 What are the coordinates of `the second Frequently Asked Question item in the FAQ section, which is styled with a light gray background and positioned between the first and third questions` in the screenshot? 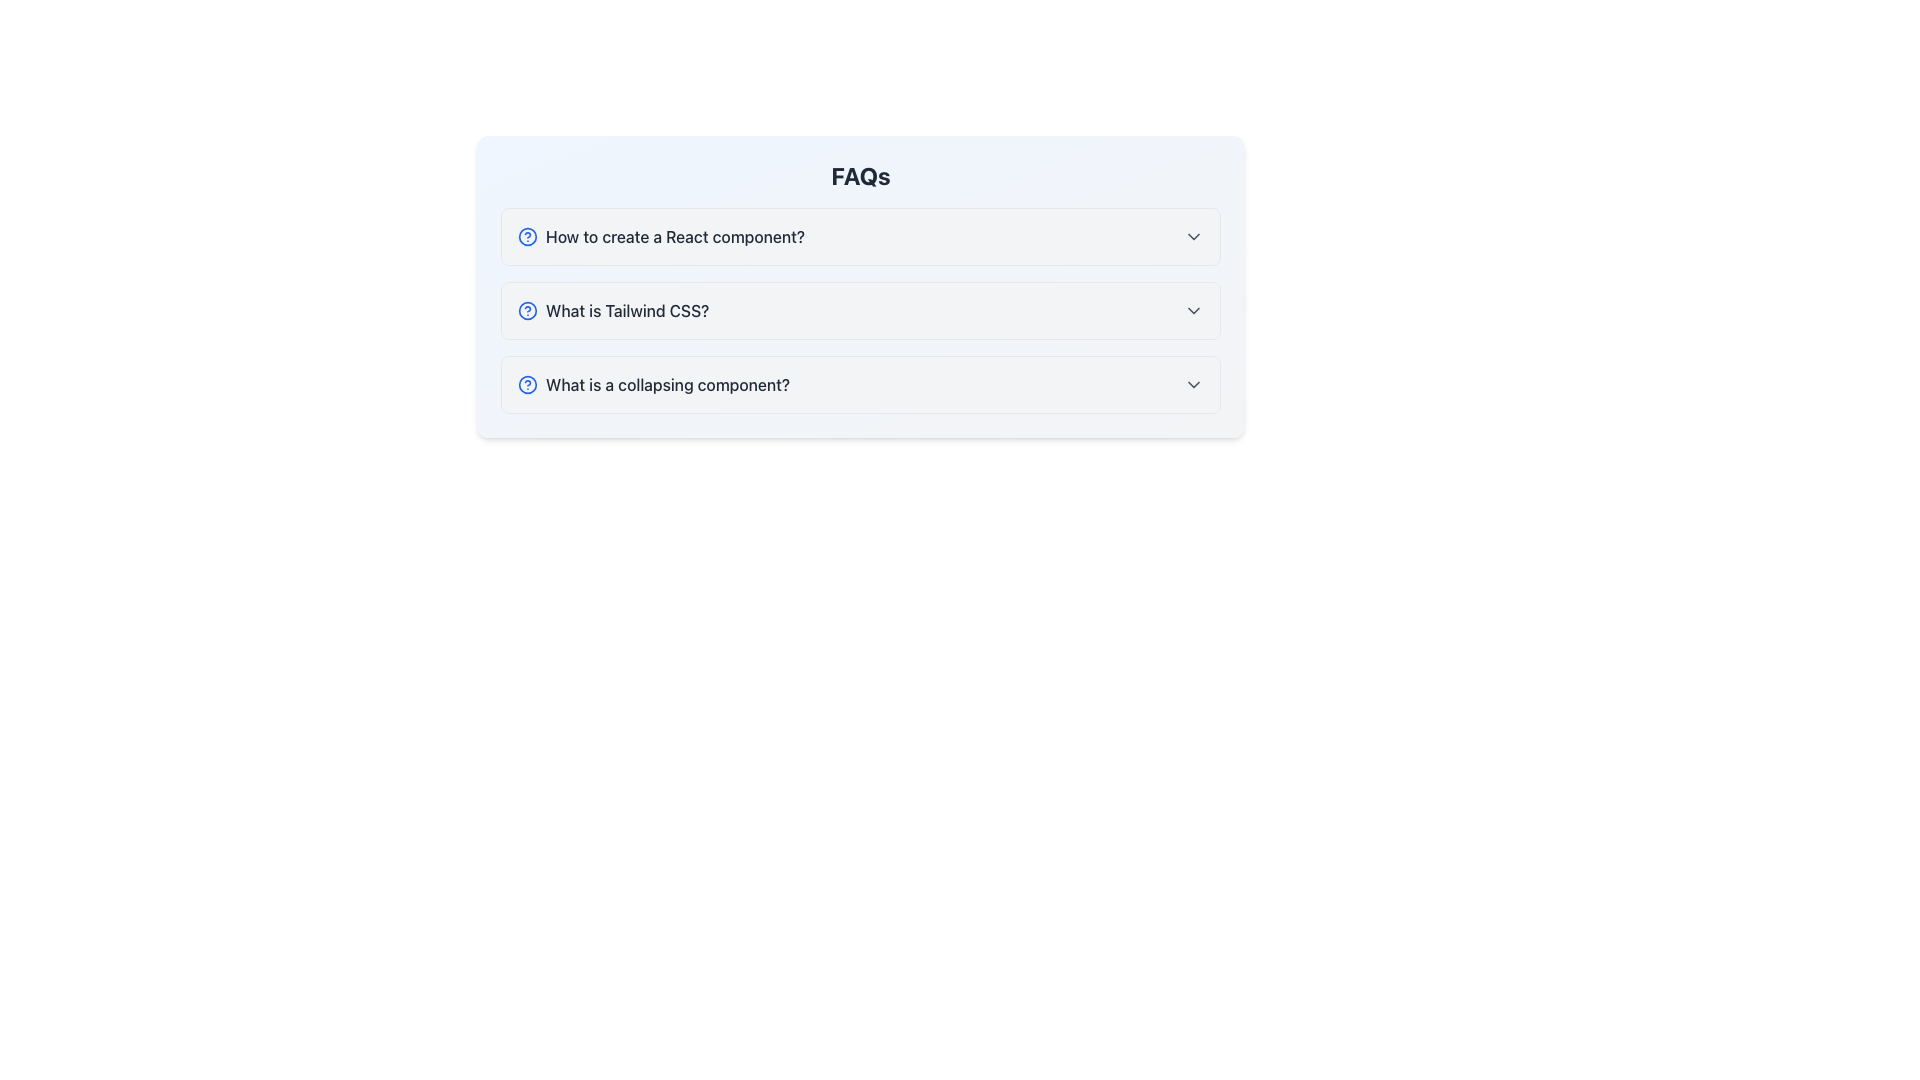 It's located at (860, 311).